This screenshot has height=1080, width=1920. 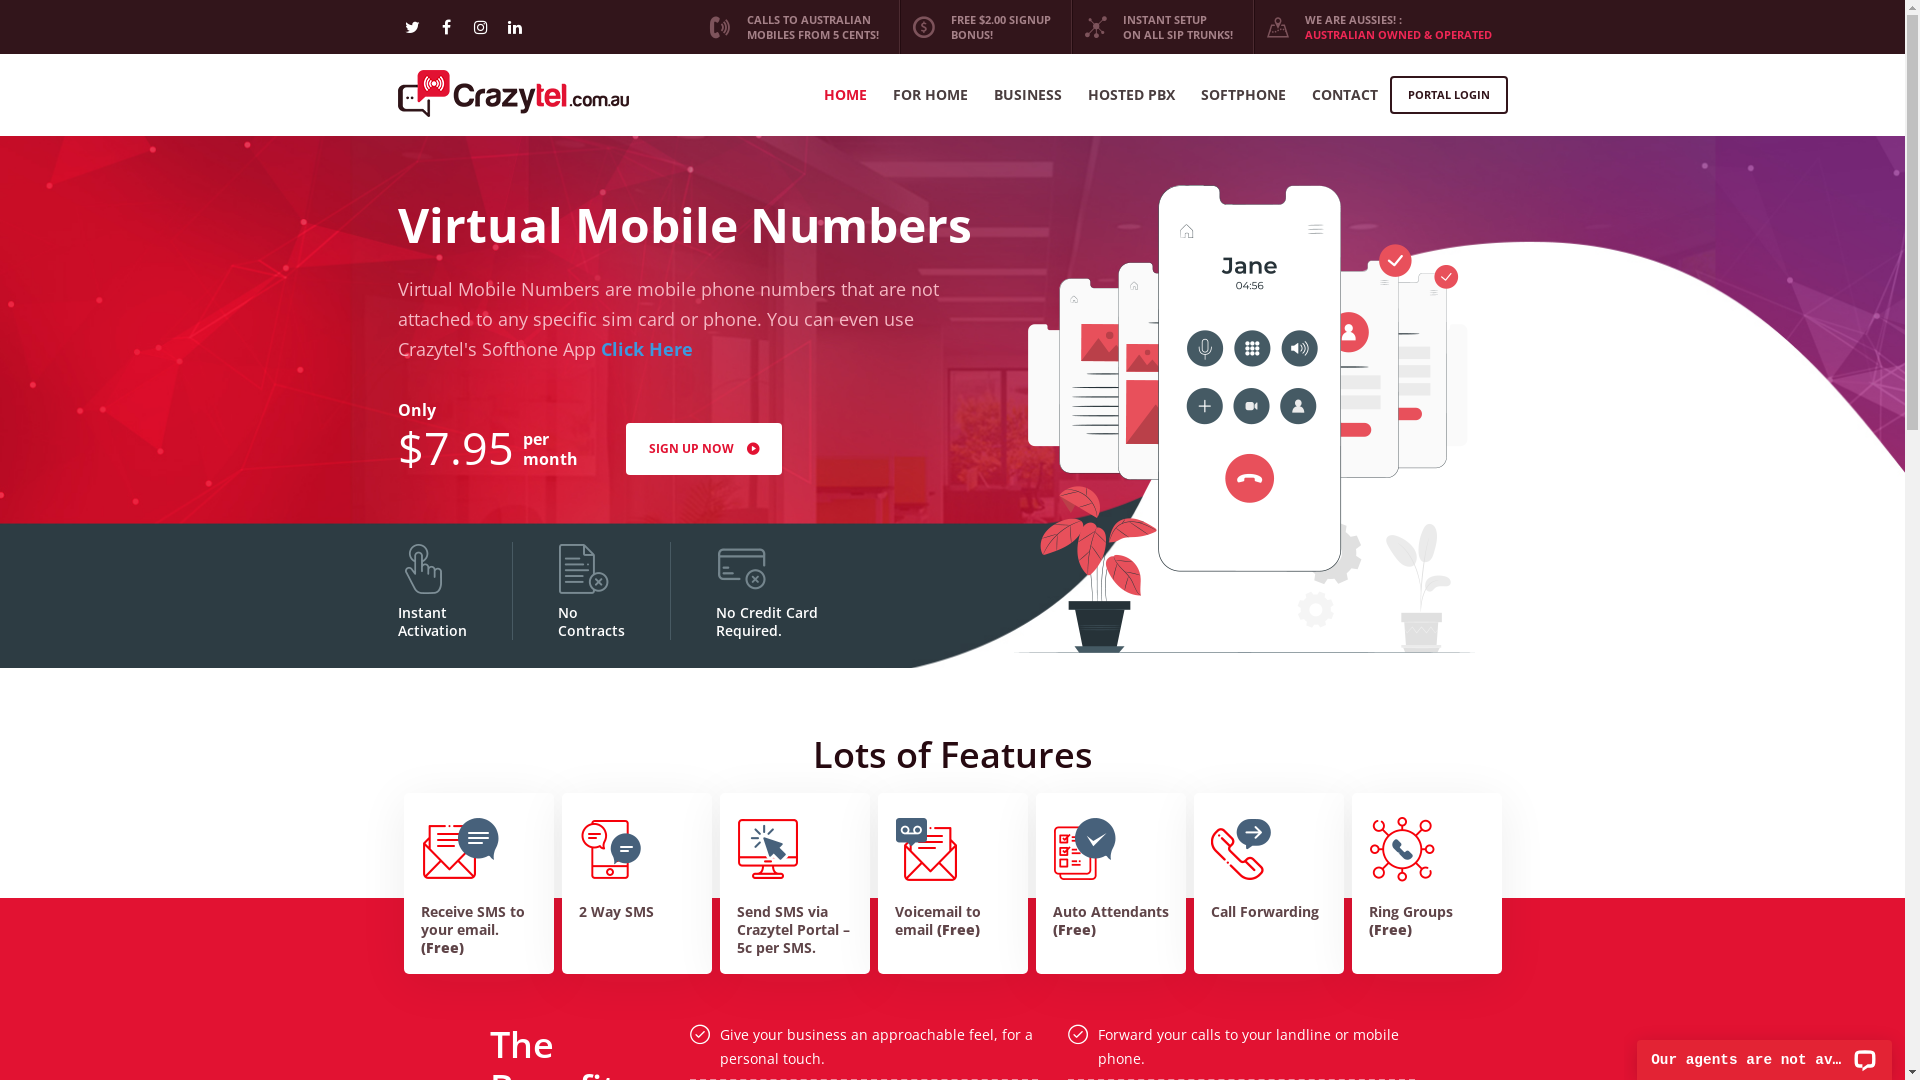 What do you see at coordinates (646, 347) in the screenshot?
I see `'Click Here'` at bounding box center [646, 347].